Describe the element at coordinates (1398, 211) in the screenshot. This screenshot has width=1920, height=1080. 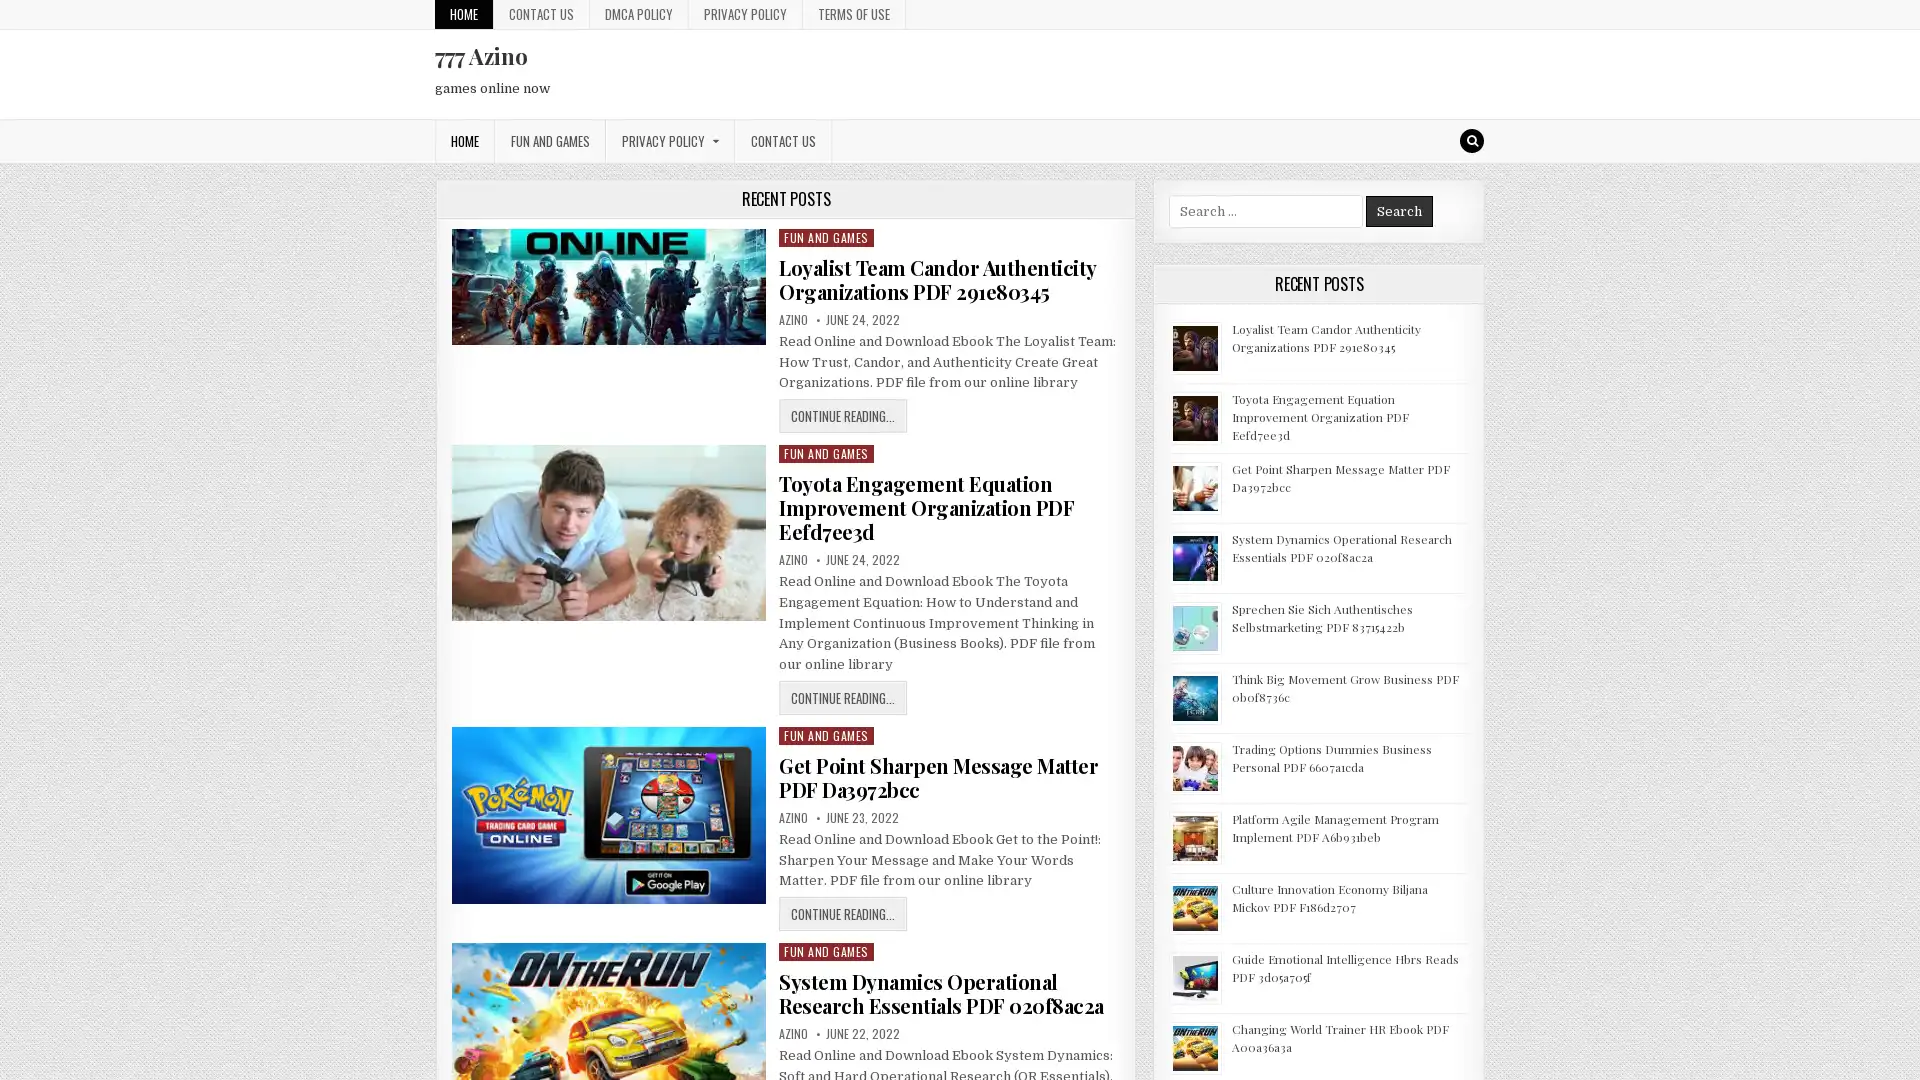
I see `Search` at that location.